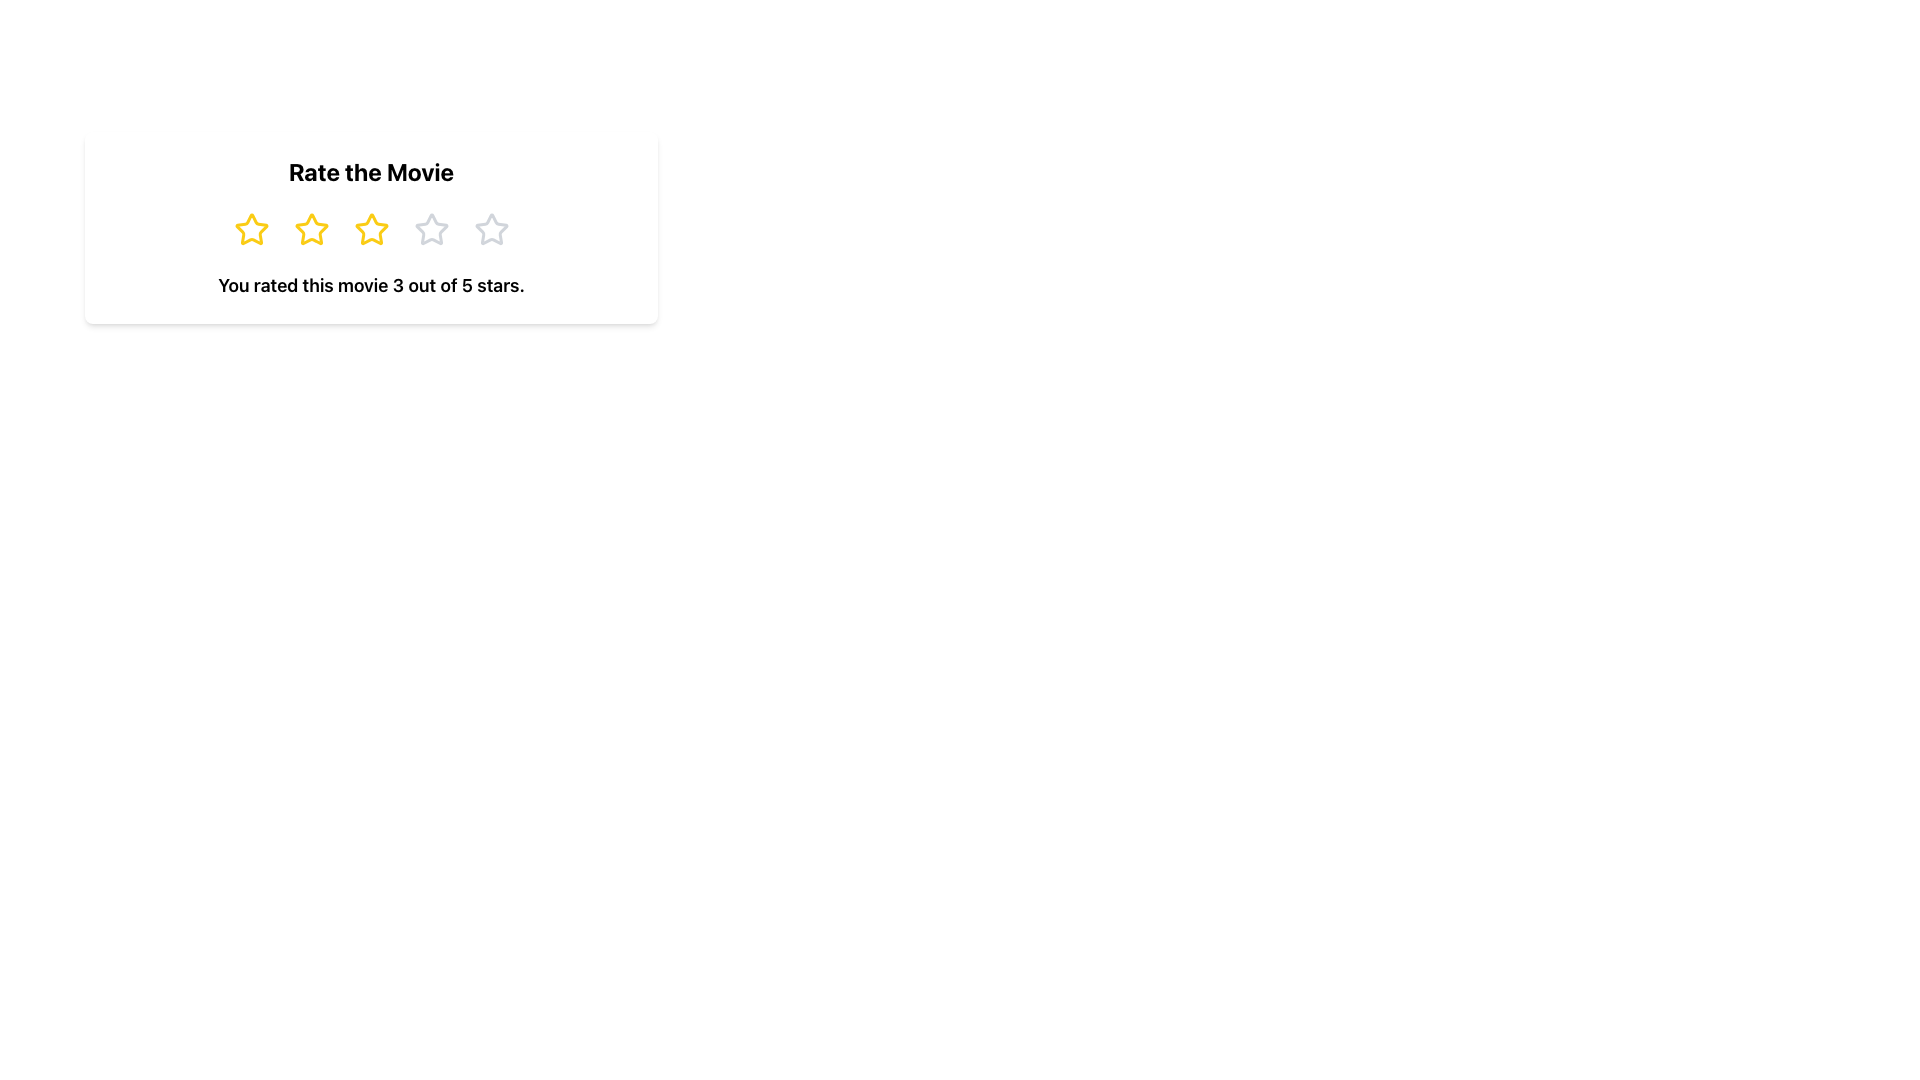 The image size is (1920, 1080). I want to click on the first star icon with a yellow outline, so click(250, 228).